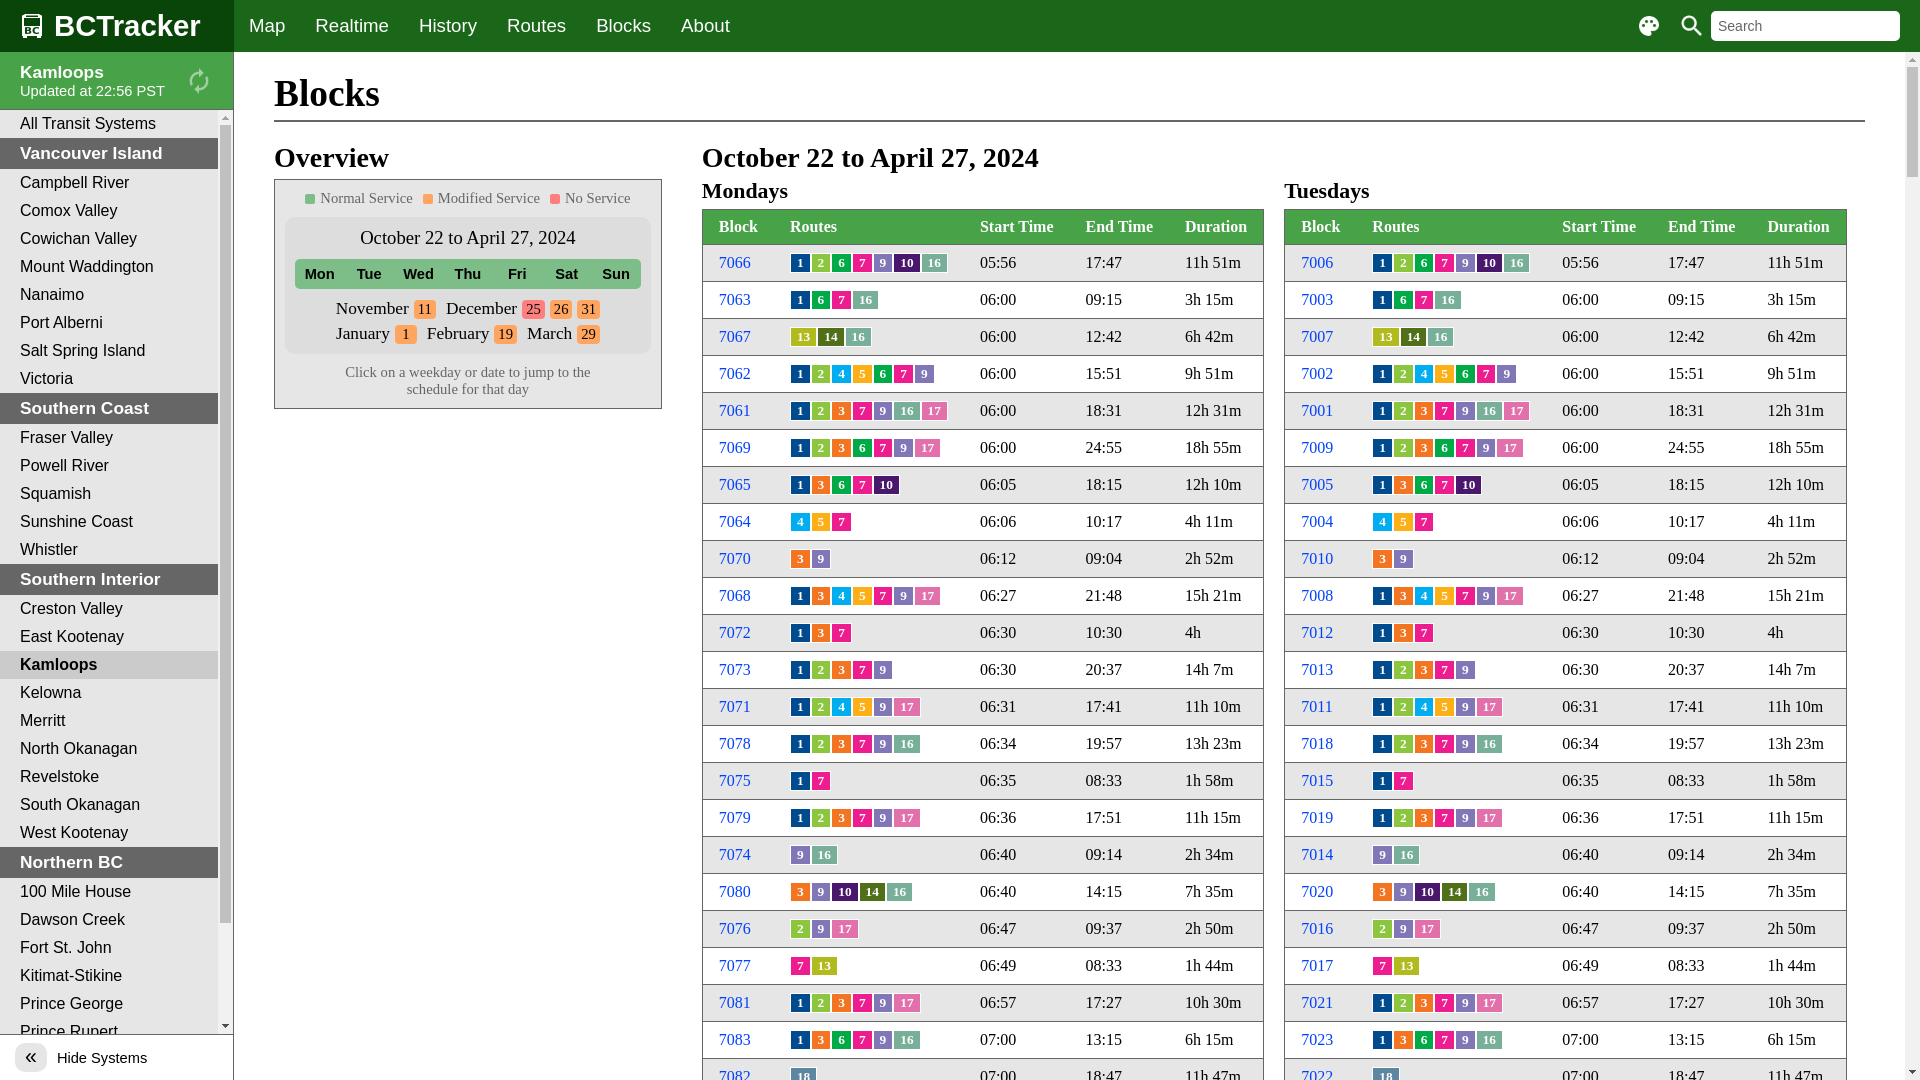  Describe the element at coordinates (1316, 261) in the screenshot. I see `'7006'` at that location.